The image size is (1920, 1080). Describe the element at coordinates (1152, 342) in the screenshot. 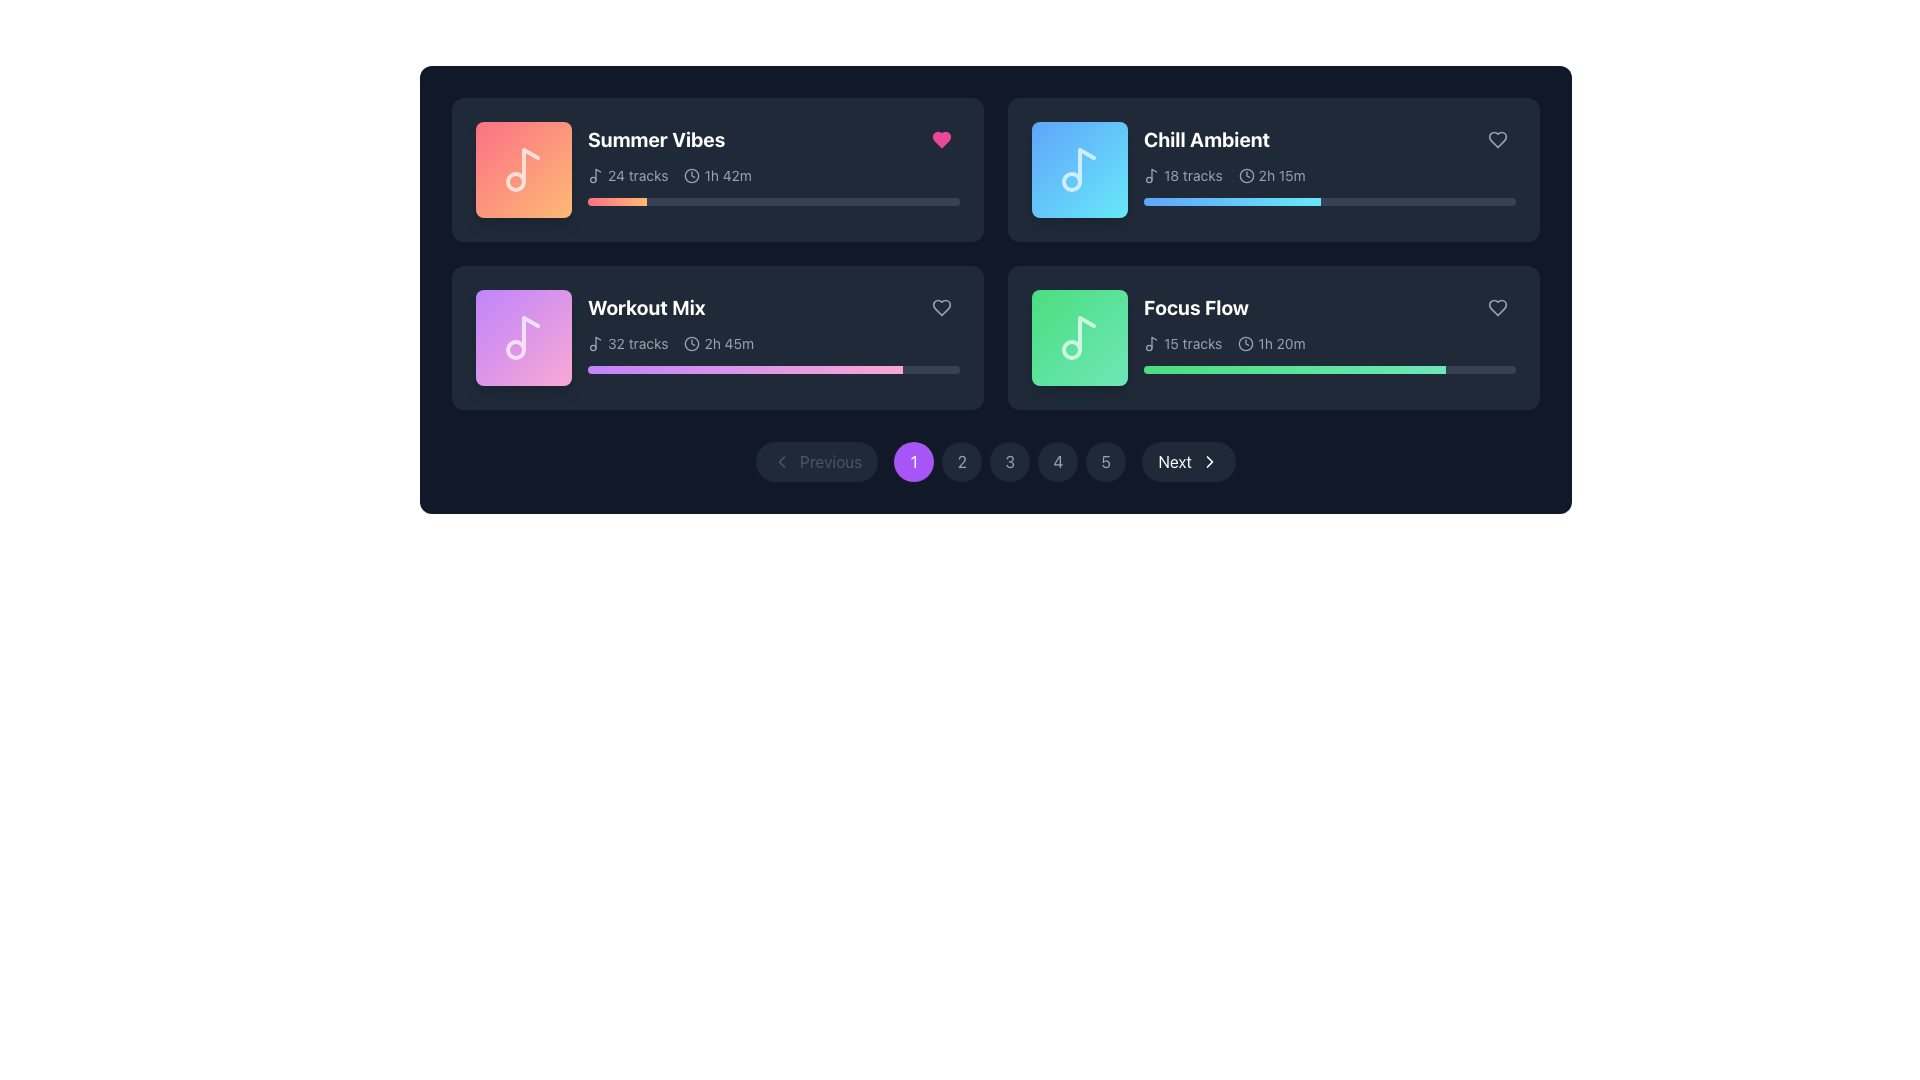

I see `the musical note icon located to the left of the text '15 tracks' within the 'Focus Flow' card` at that location.